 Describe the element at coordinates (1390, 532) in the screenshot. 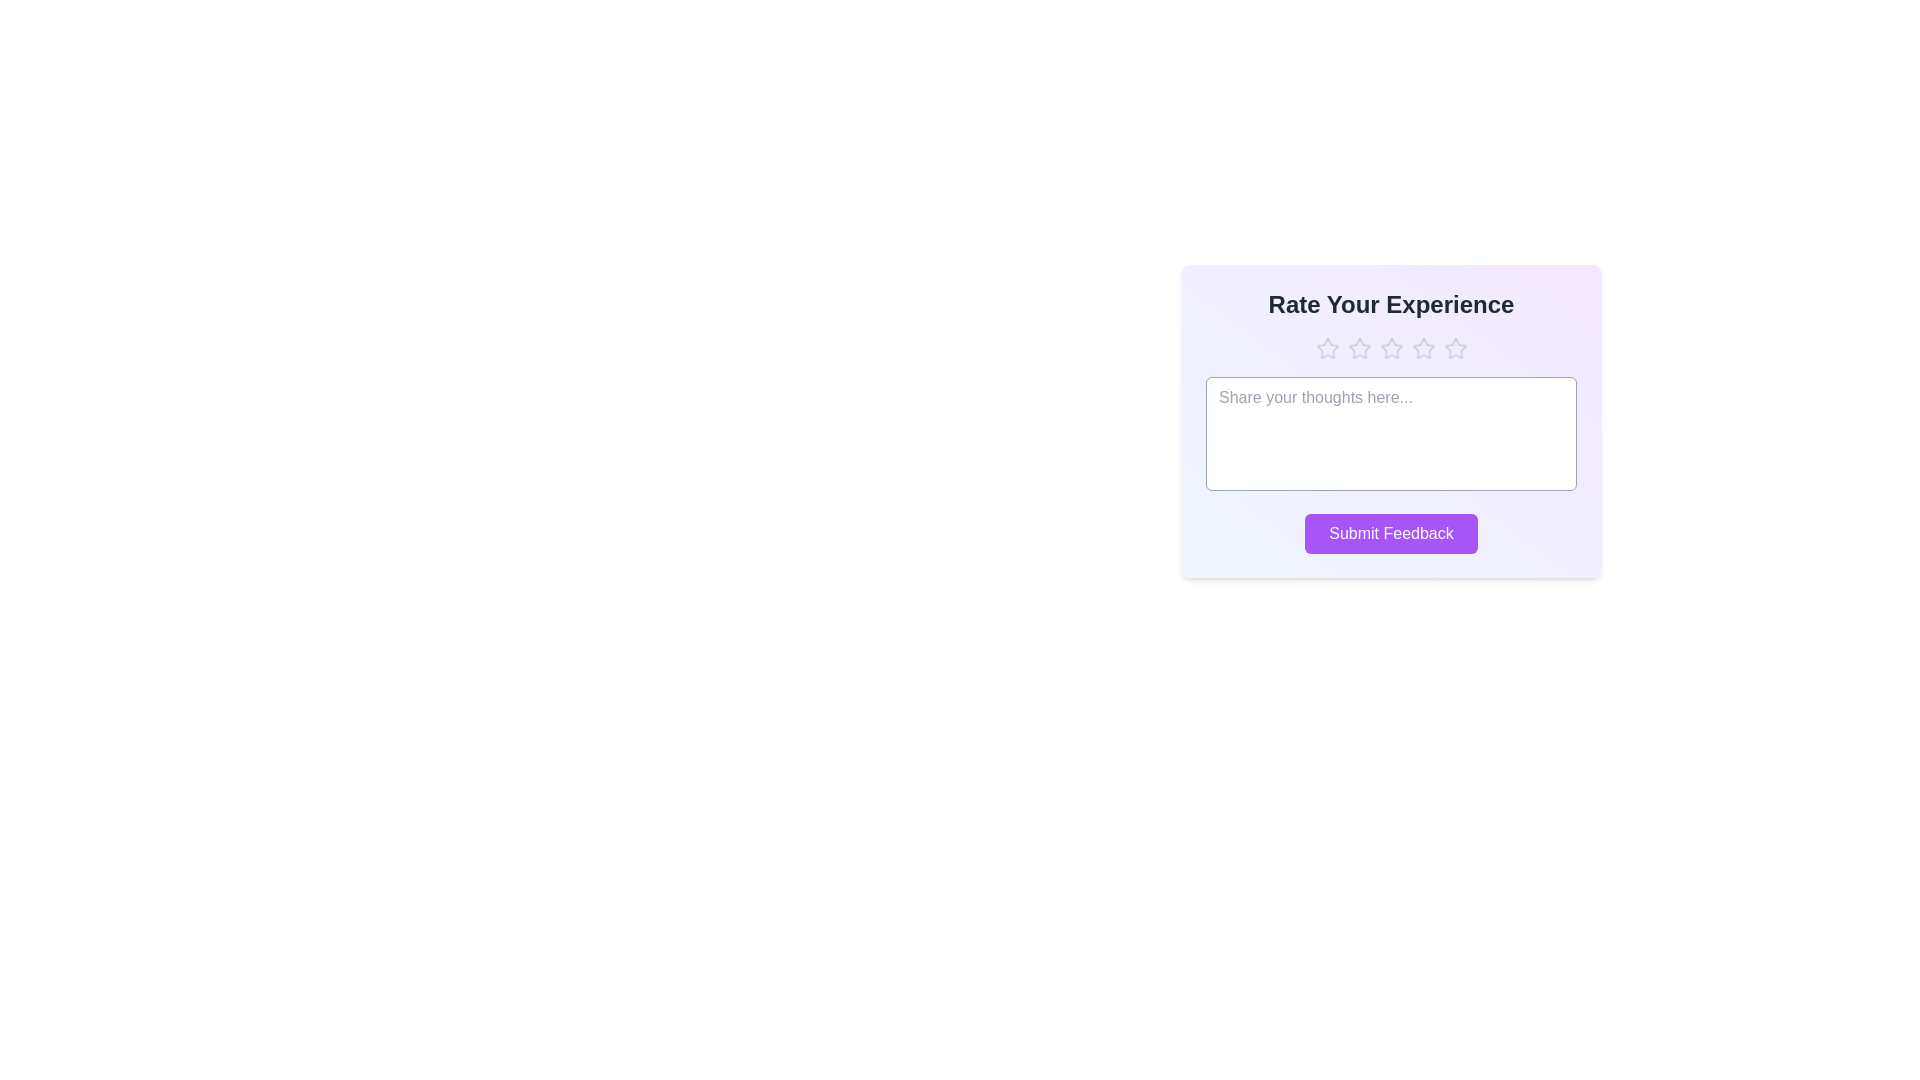

I see `the 'Submit Feedback' button to submit the feedback` at that location.